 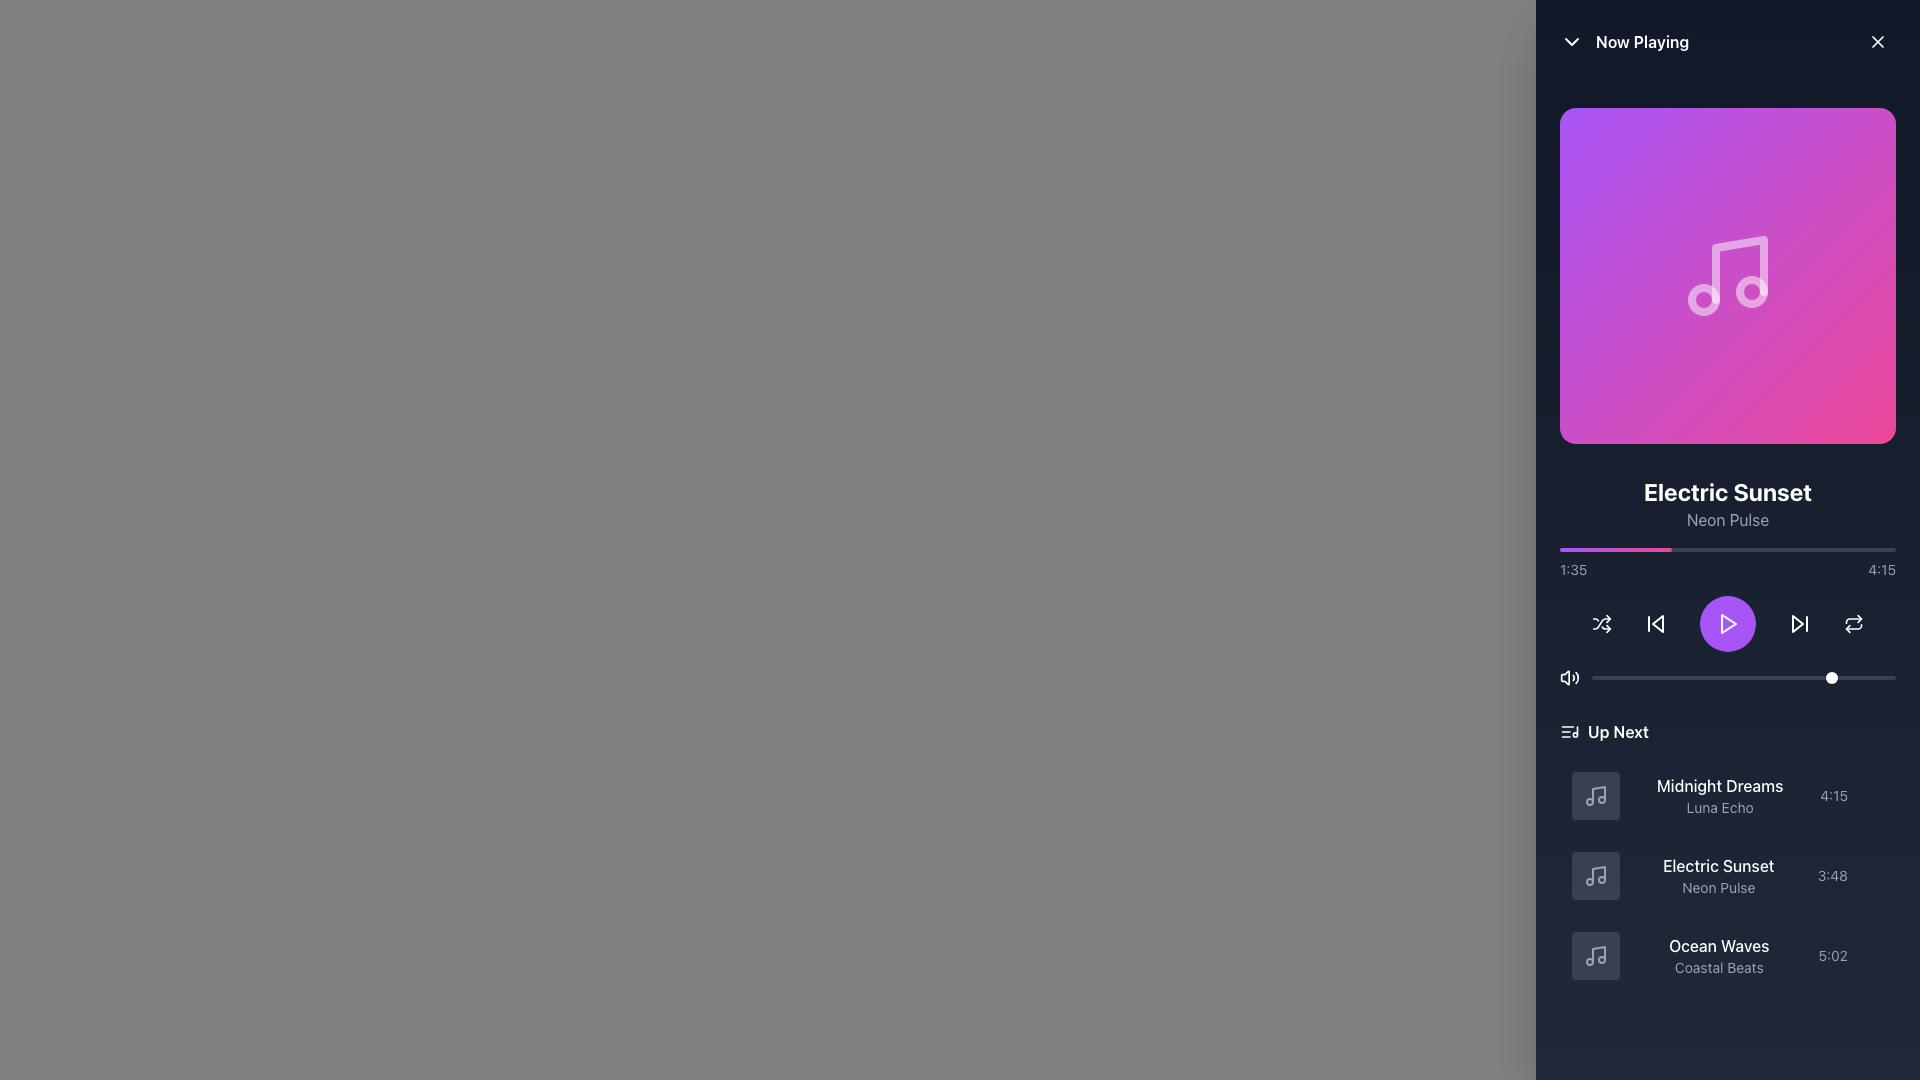 I want to click on the stylized speaker icon on the music player interface, so click(x=1564, y=677).